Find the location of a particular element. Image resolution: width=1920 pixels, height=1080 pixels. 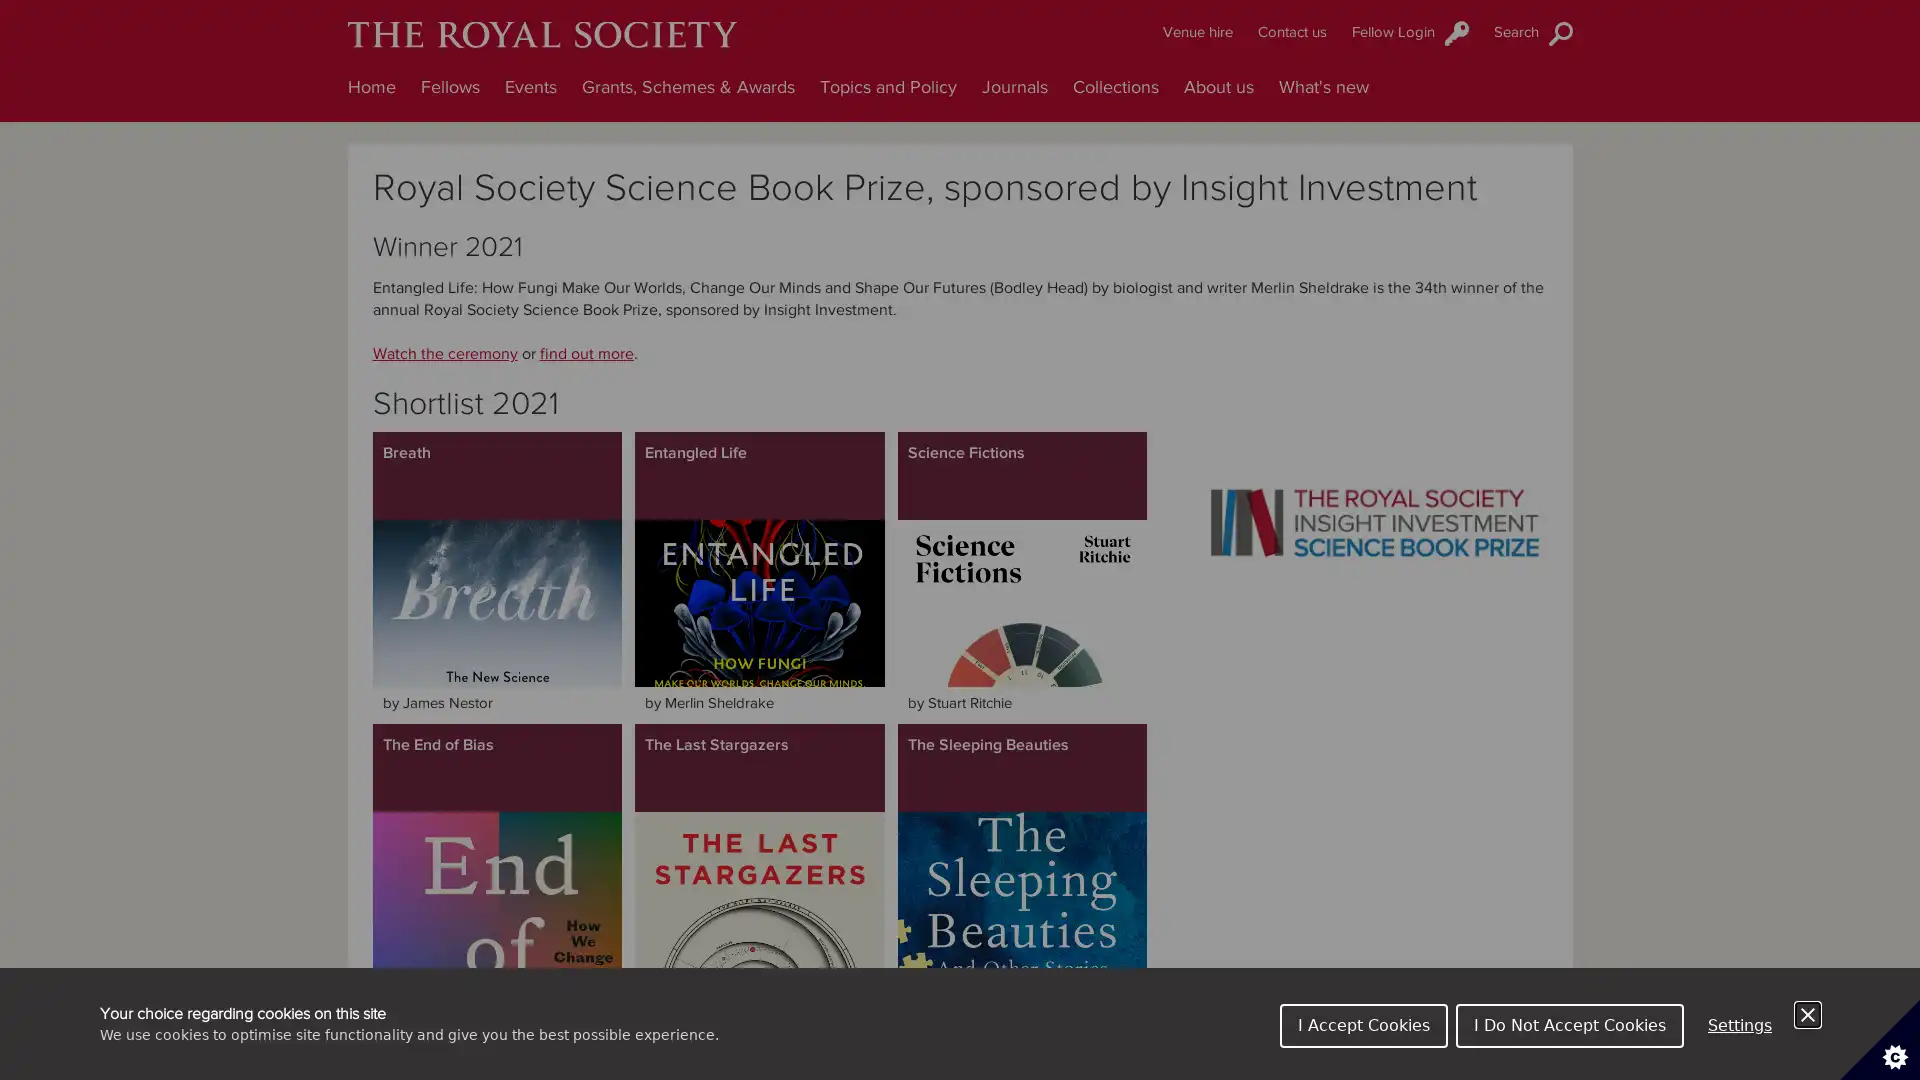

Settings is located at coordinates (1738, 1026).